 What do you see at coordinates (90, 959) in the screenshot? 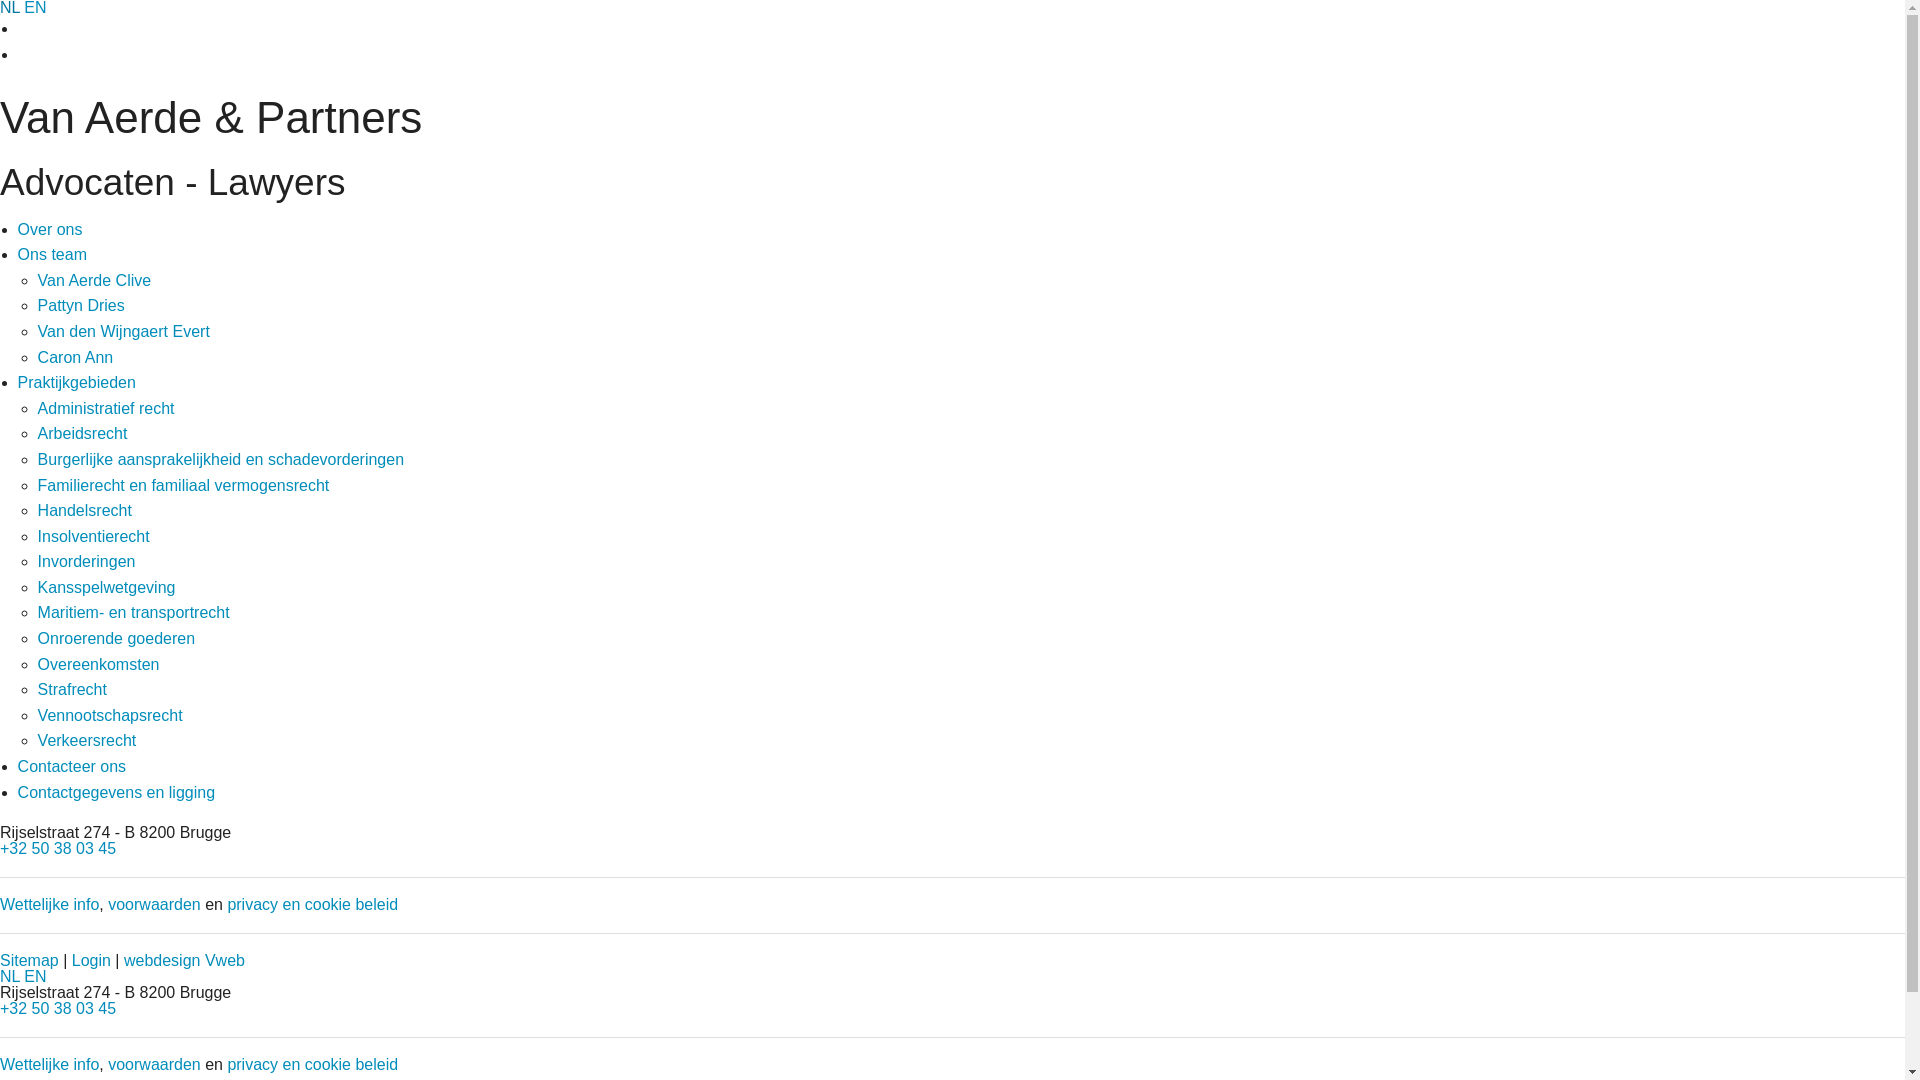
I see `'Login'` at bounding box center [90, 959].